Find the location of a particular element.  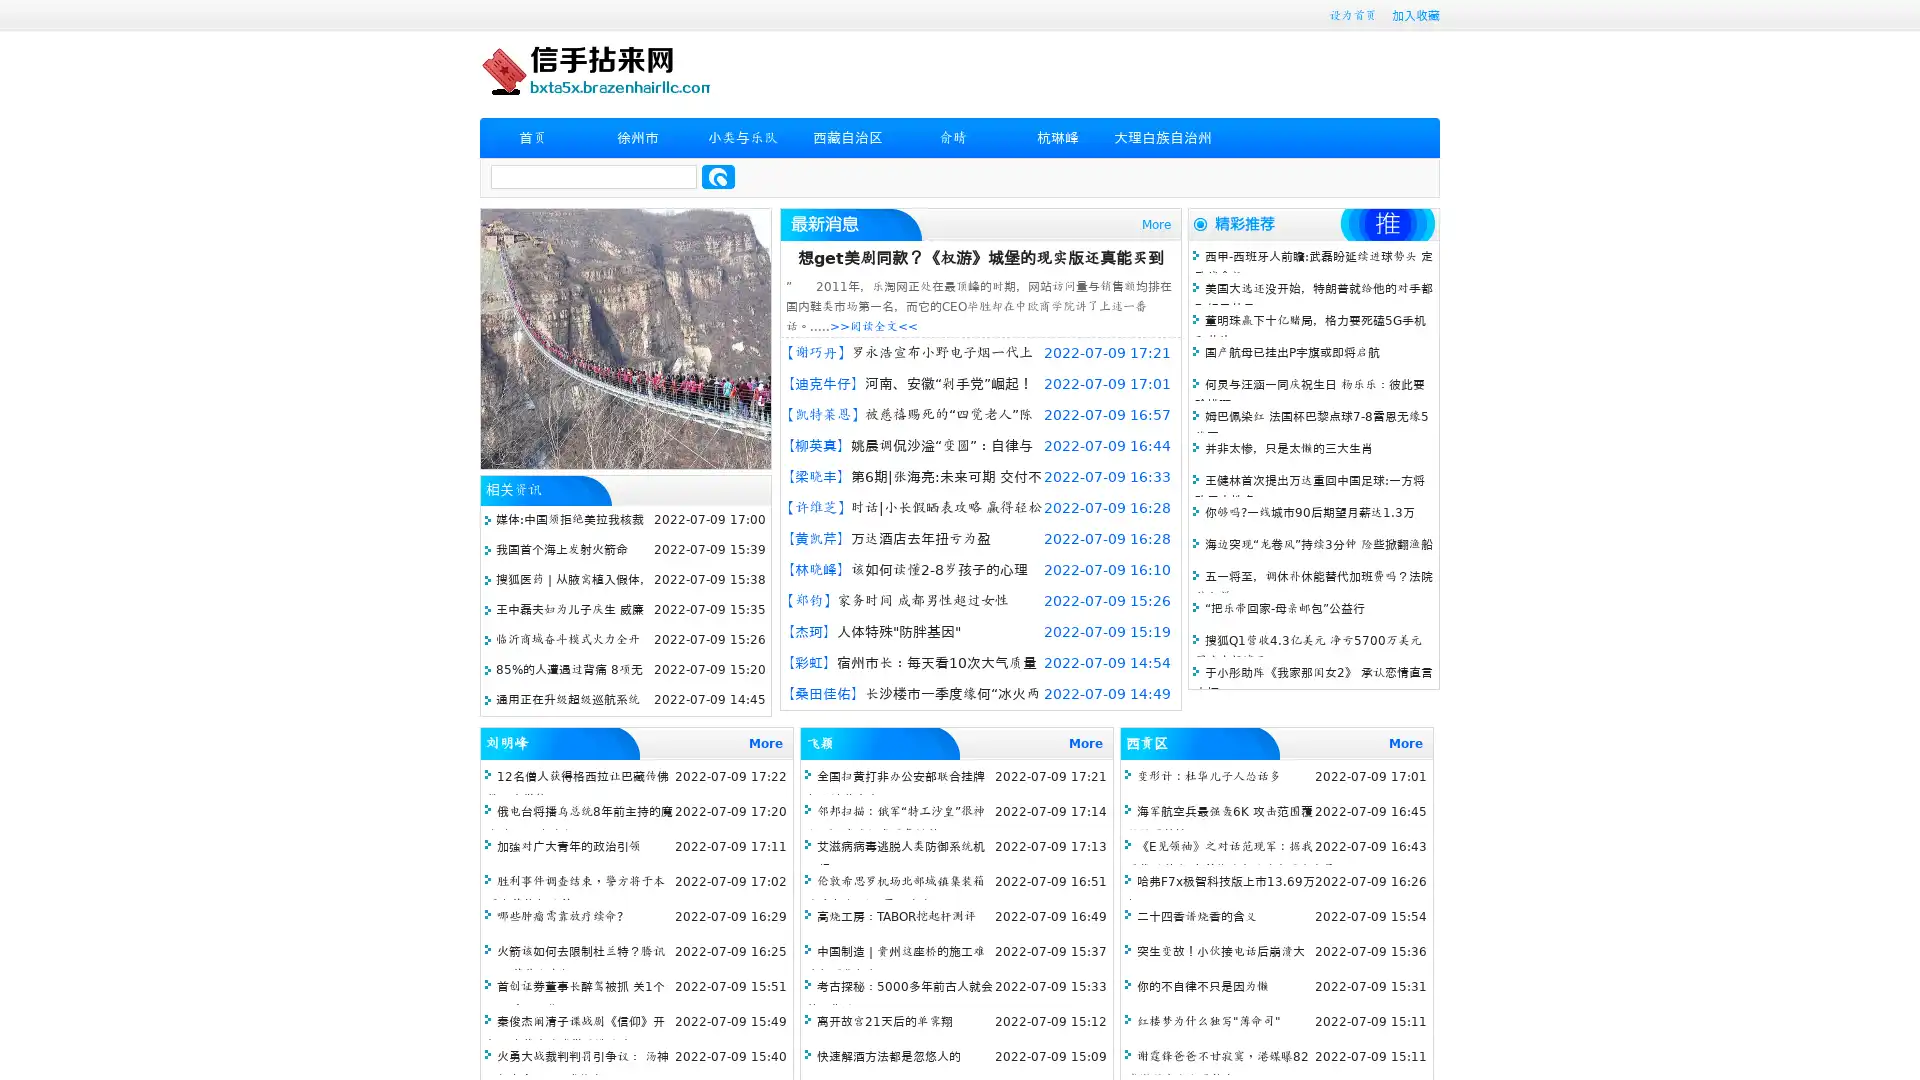

Search is located at coordinates (718, 176).